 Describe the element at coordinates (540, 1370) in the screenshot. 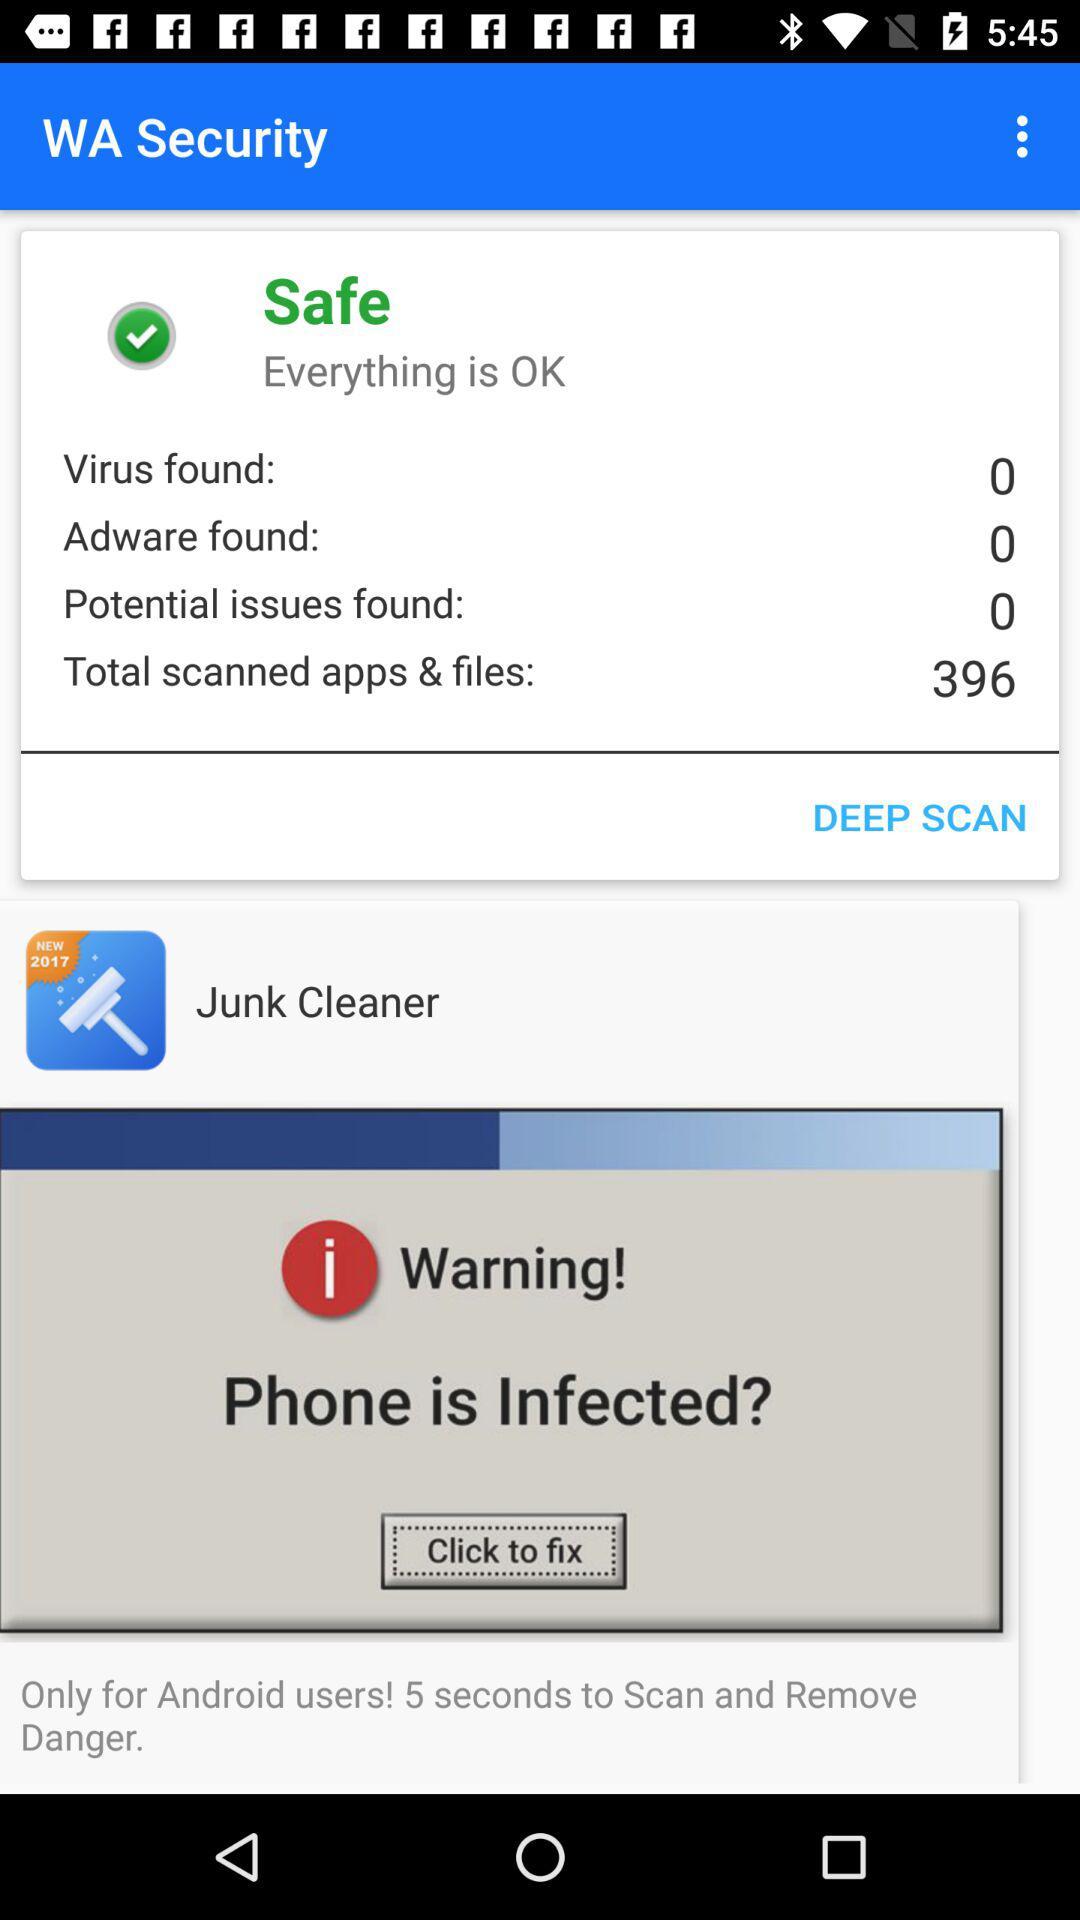

I see `pop up advertisement` at that location.